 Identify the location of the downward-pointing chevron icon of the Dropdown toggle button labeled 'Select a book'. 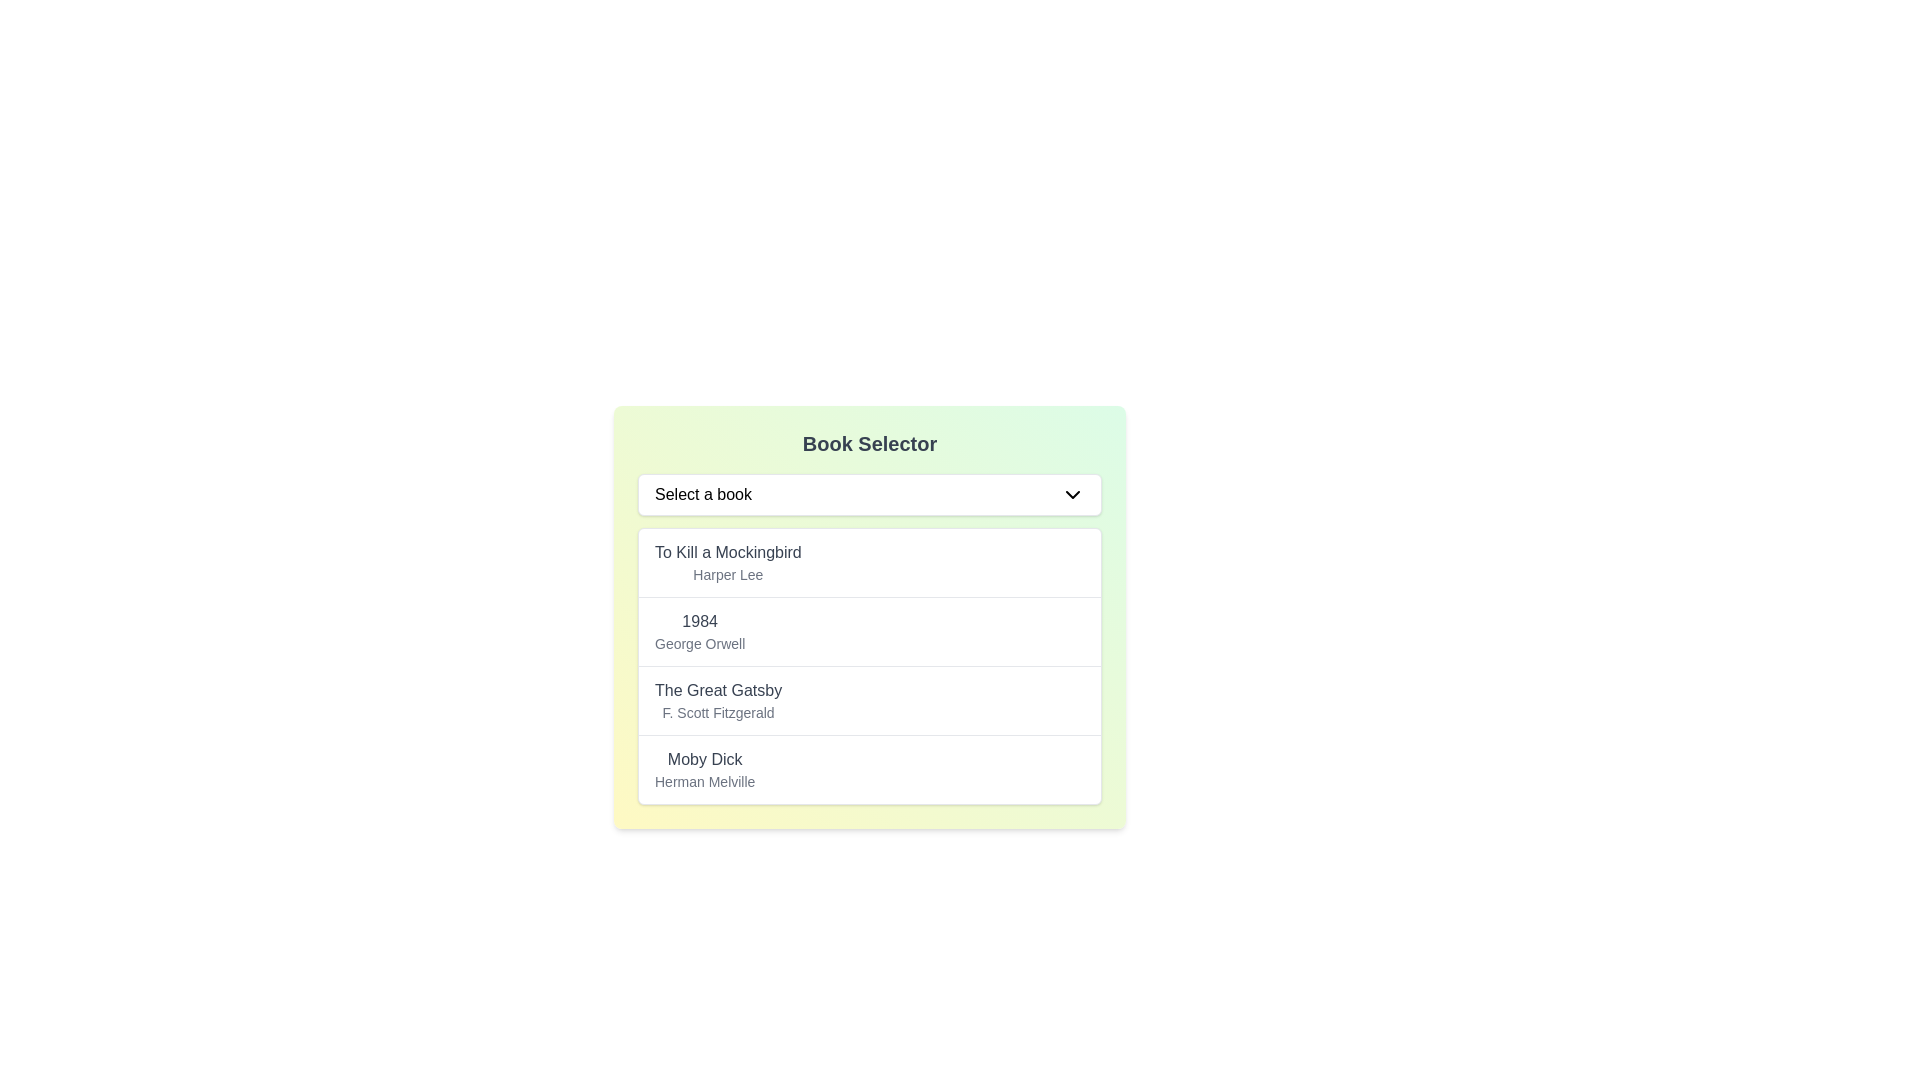
(1072, 494).